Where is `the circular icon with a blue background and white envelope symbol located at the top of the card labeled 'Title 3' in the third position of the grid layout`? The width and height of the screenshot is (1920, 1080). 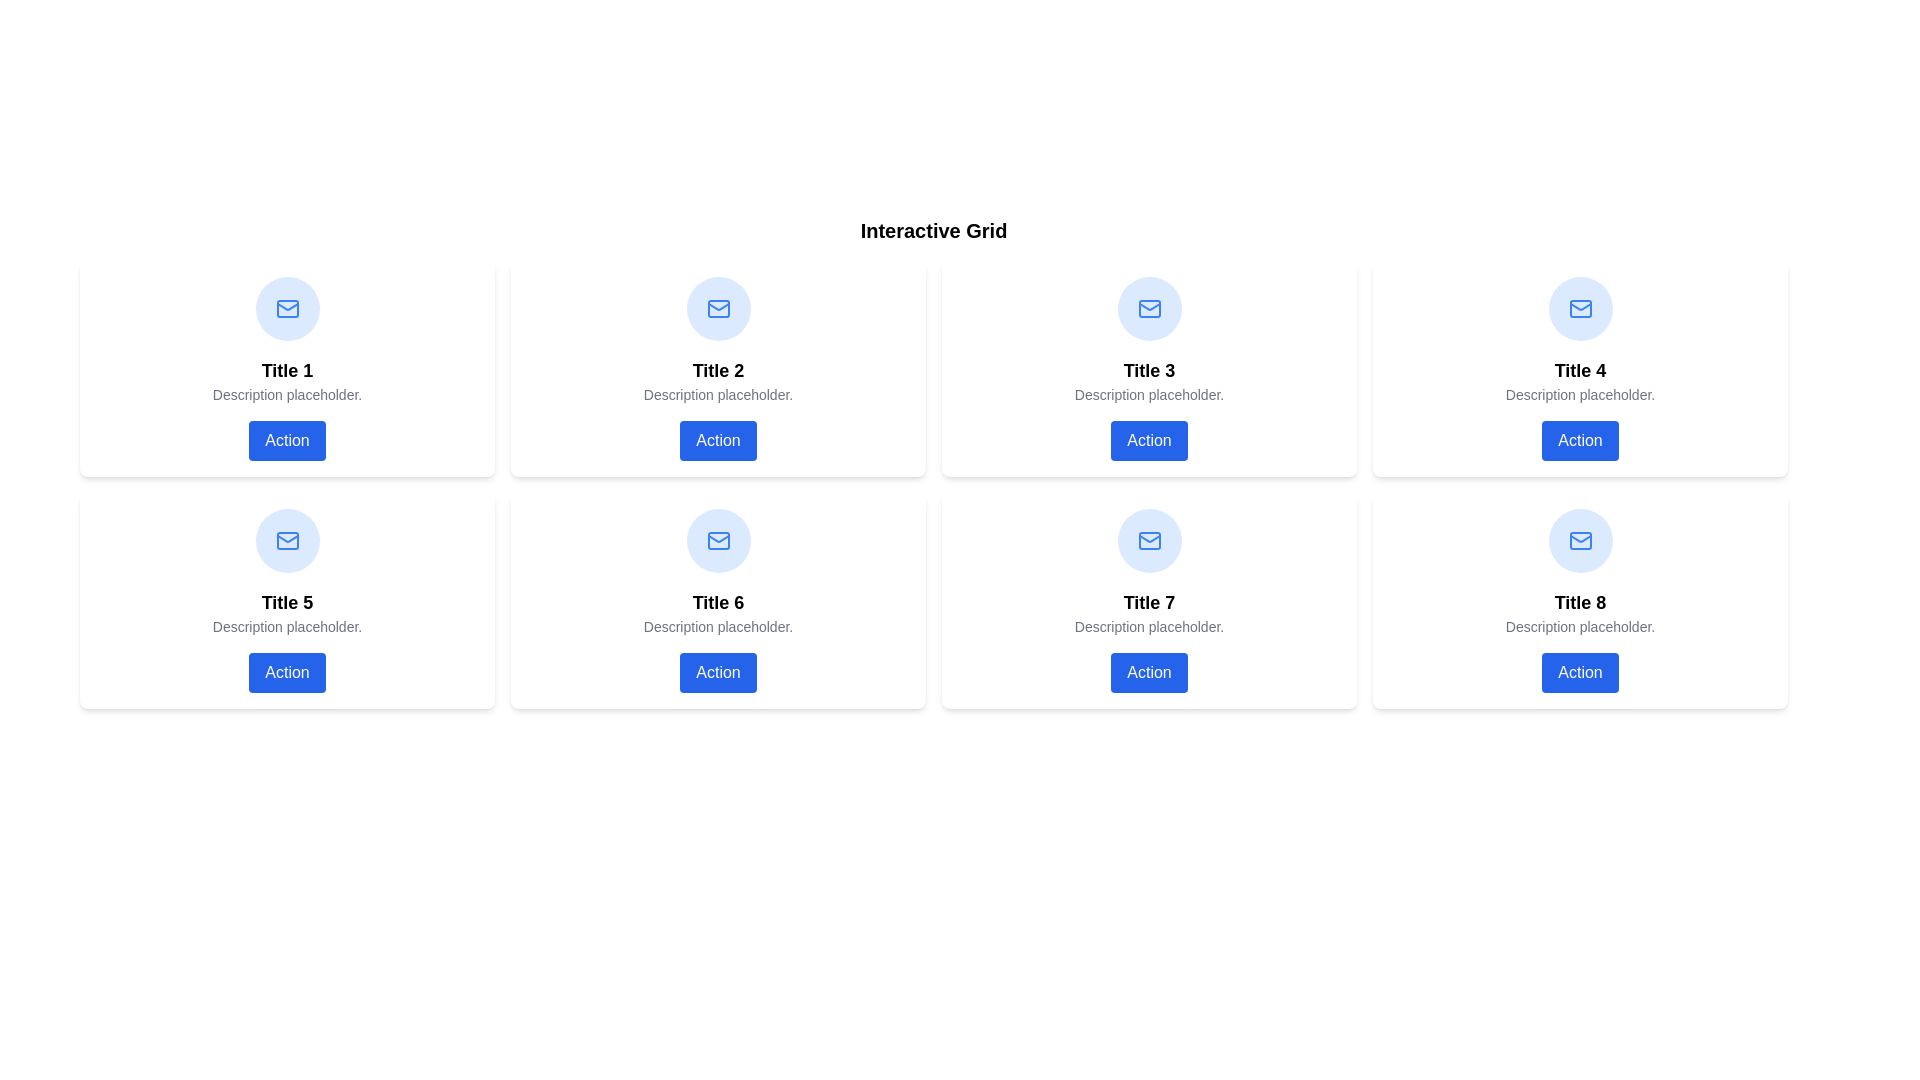 the circular icon with a blue background and white envelope symbol located at the top of the card labeled 'Title 3' in the third position of the grid layout is located at coordinates (1149, 308).